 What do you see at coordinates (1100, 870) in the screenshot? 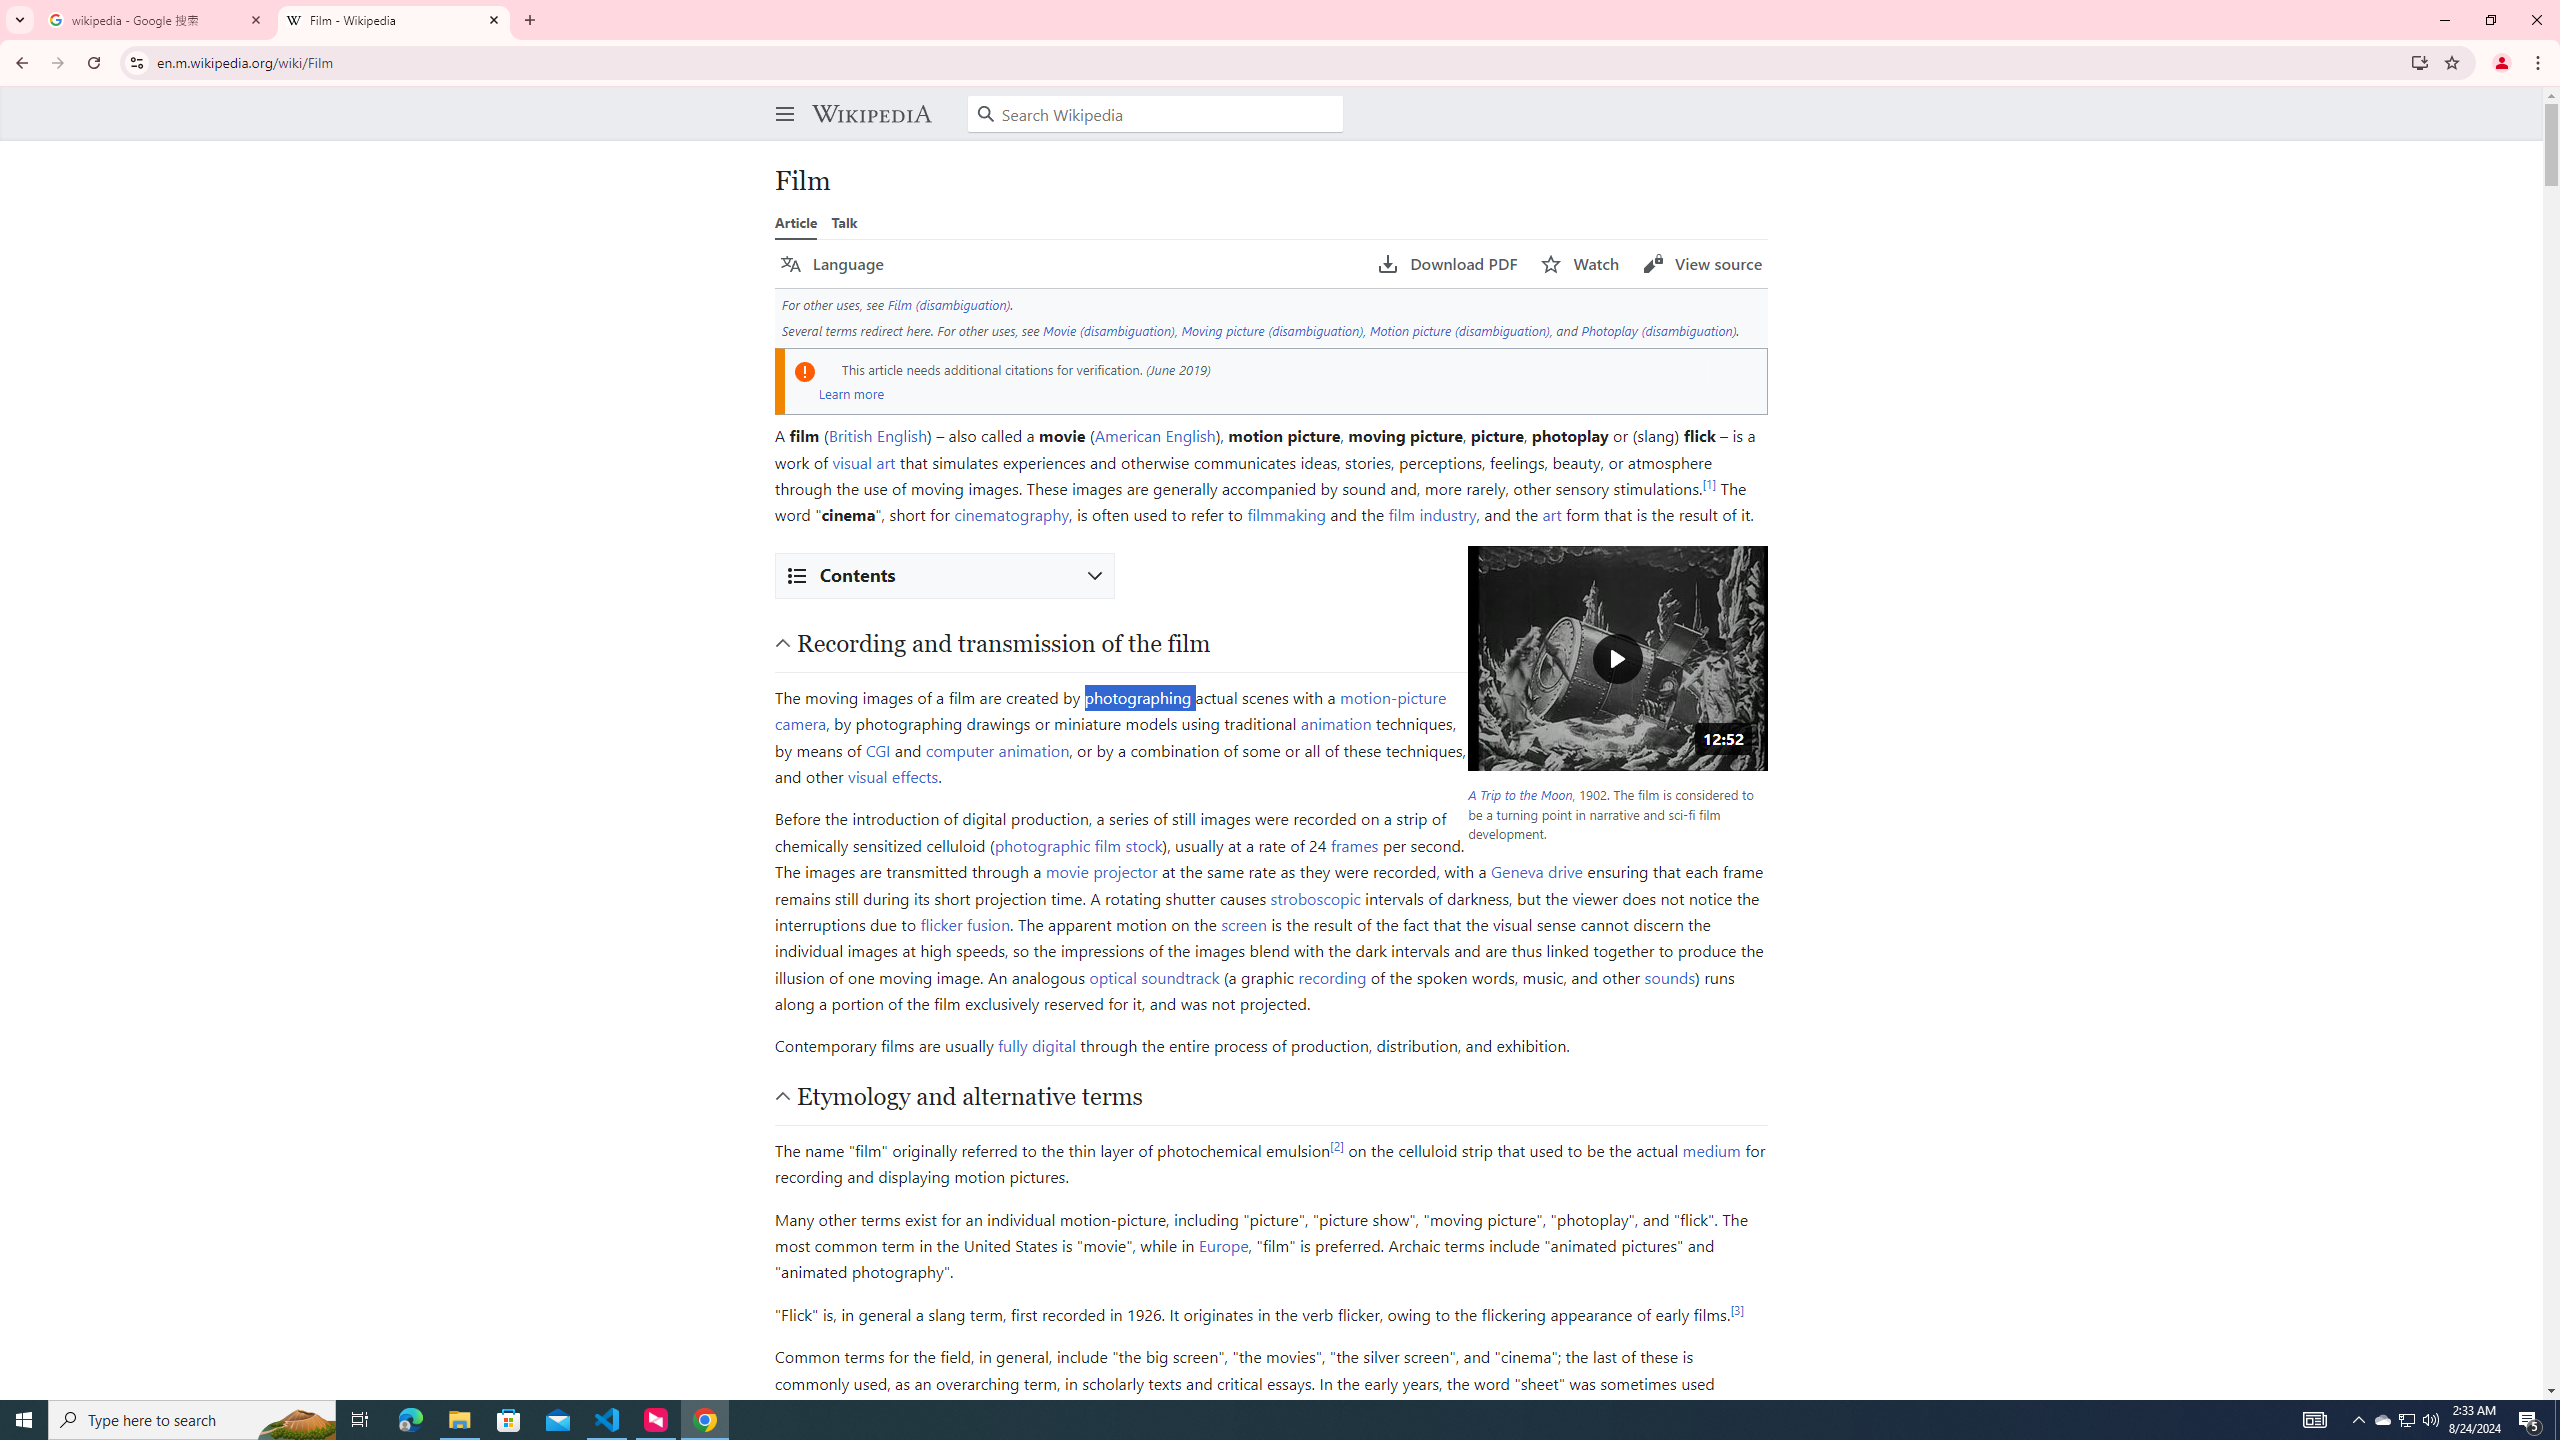
I see `'movie projector'` at bounding box center [1100, 870].